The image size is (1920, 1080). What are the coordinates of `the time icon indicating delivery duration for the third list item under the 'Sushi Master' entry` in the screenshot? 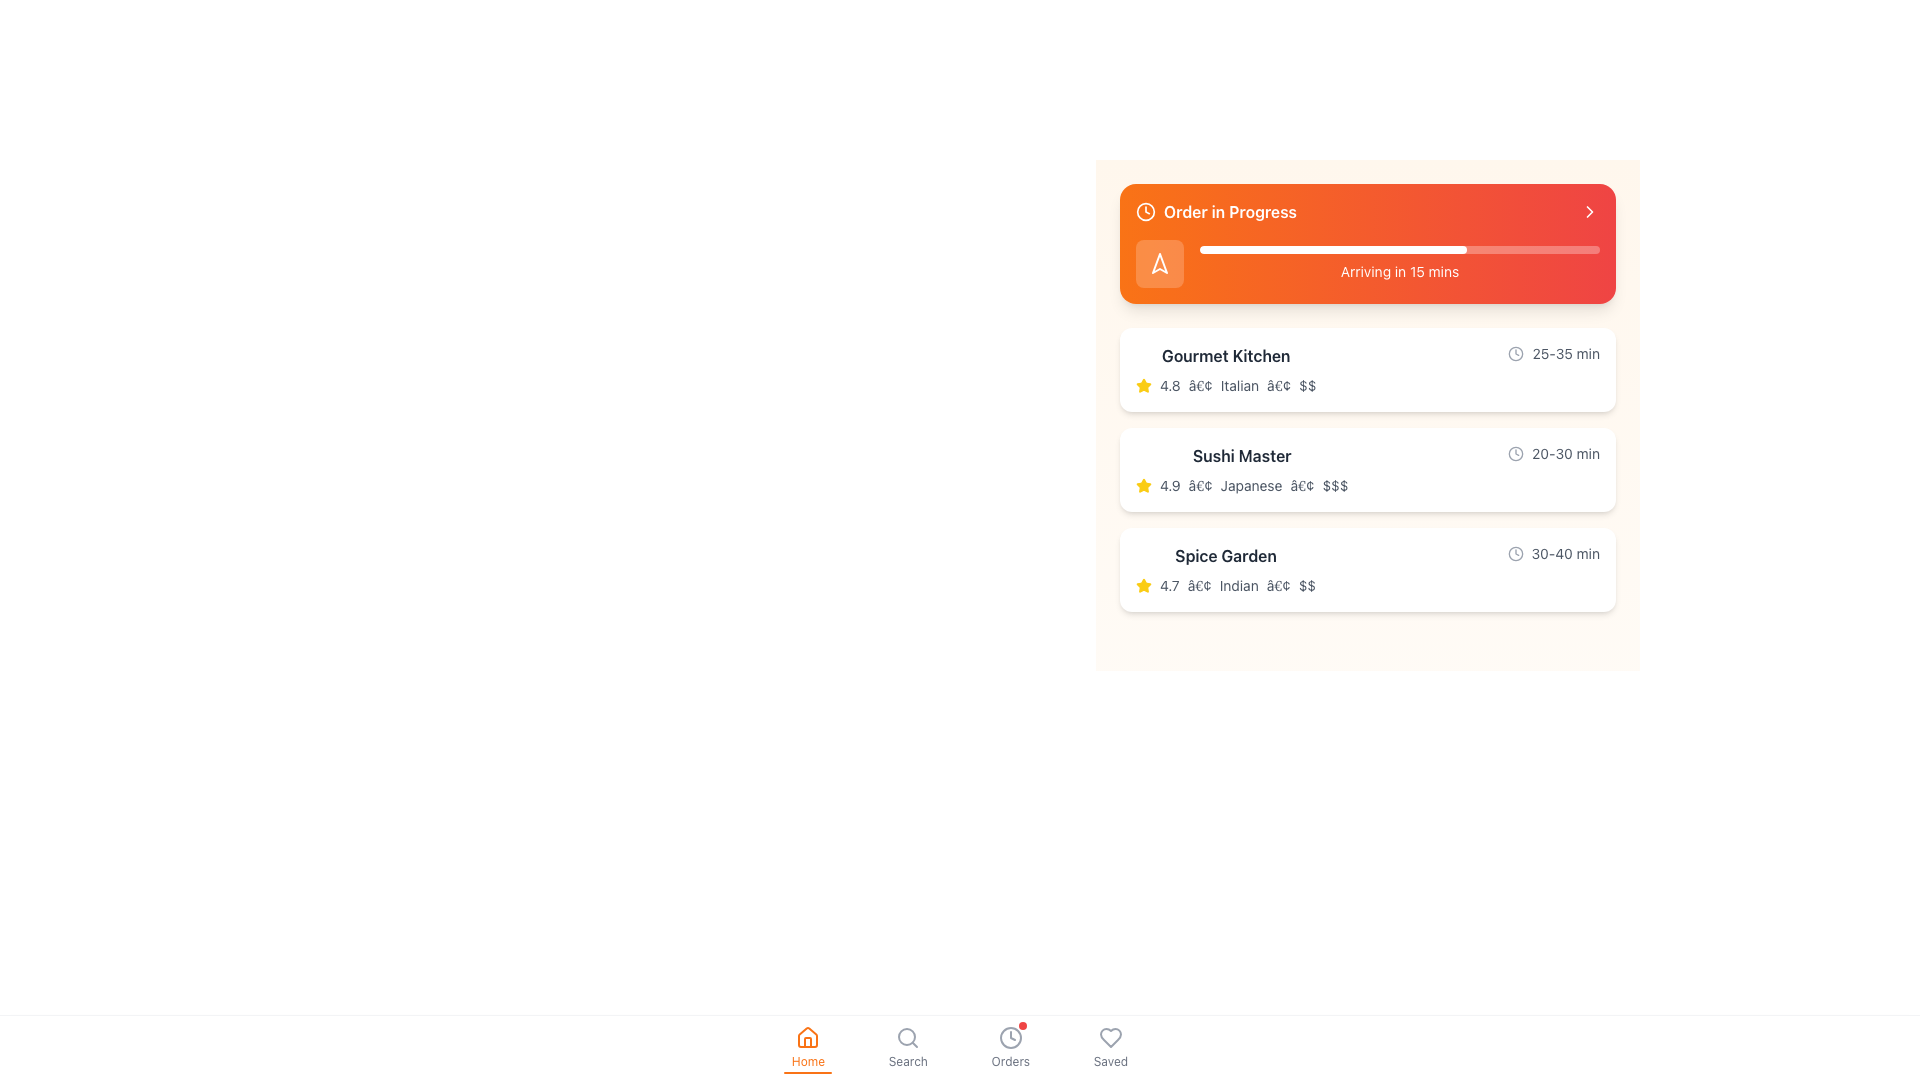 It's located at (1516, 454).